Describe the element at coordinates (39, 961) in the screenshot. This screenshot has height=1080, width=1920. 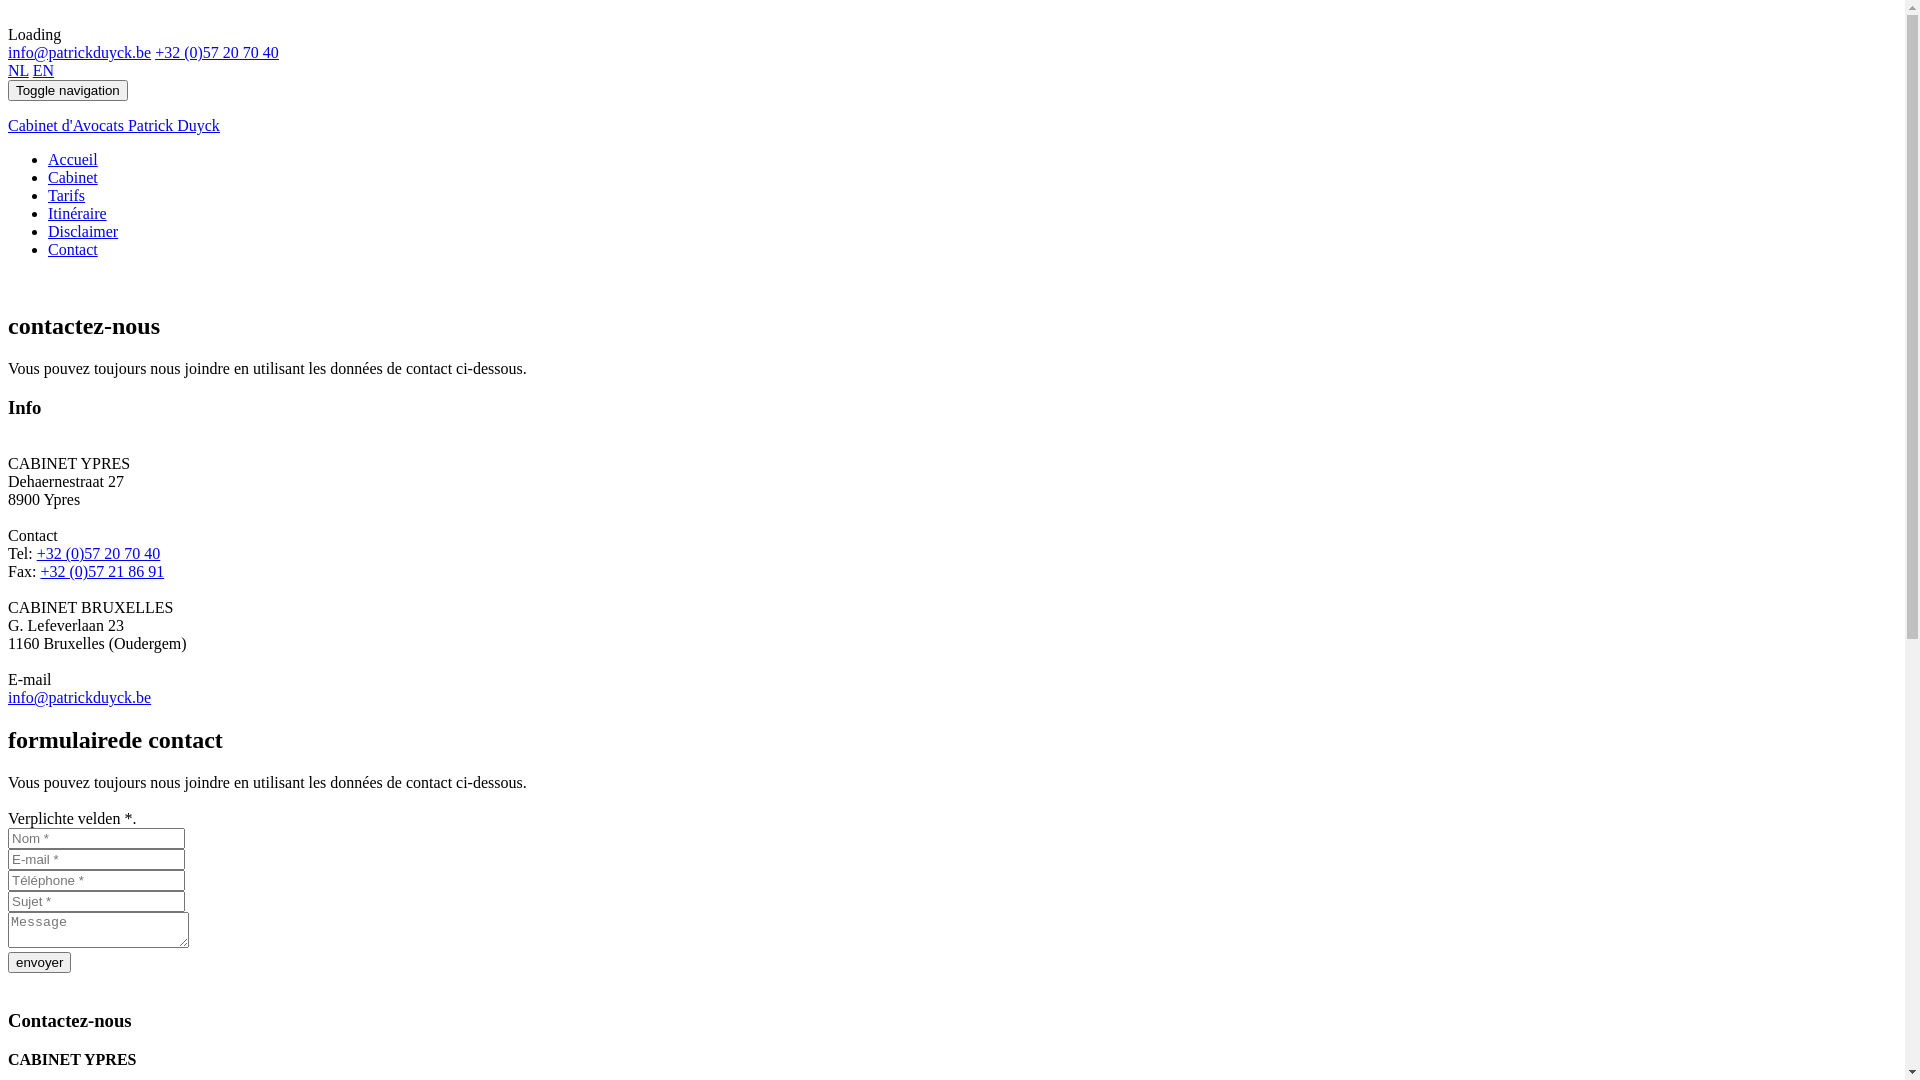
I see `'envoyer'` at that location.